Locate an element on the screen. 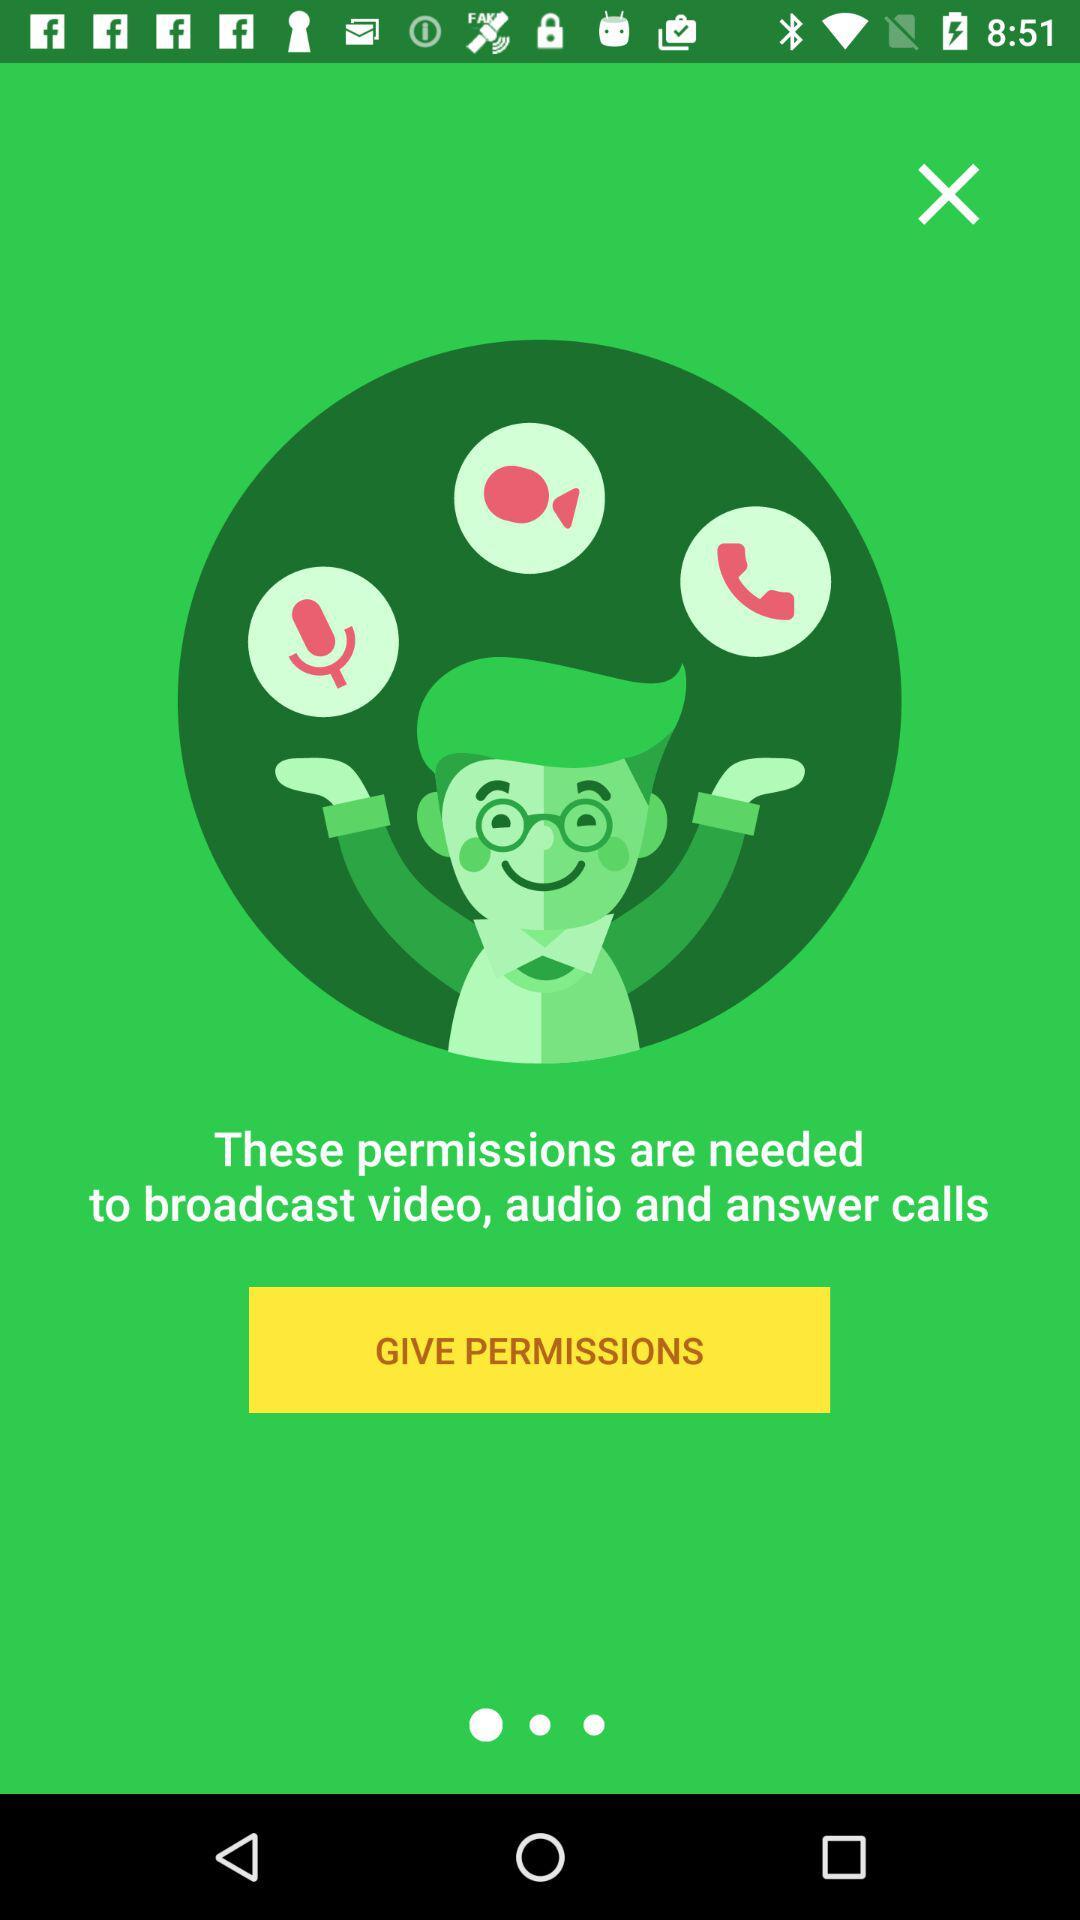 This screenshot has height=1920, width=1080. the close icon is located at coordinates (947, 194).